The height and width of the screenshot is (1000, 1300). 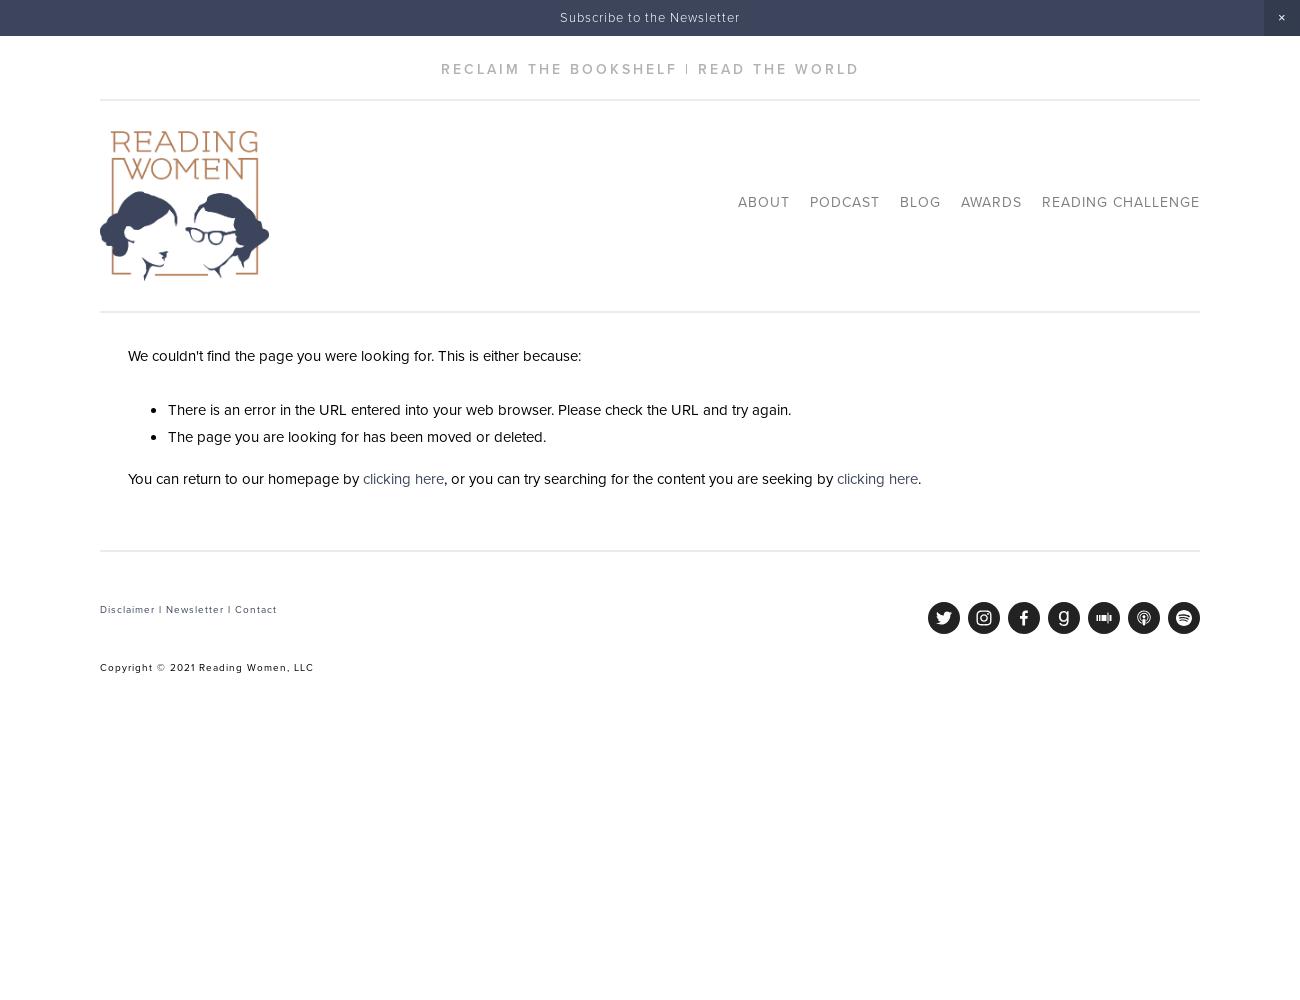 What do you see at coordinates (126, 355) in the screenshot?
I see `'We couldn't find the page you were looking for. This is either because:'` at bounding box center [126, 355].